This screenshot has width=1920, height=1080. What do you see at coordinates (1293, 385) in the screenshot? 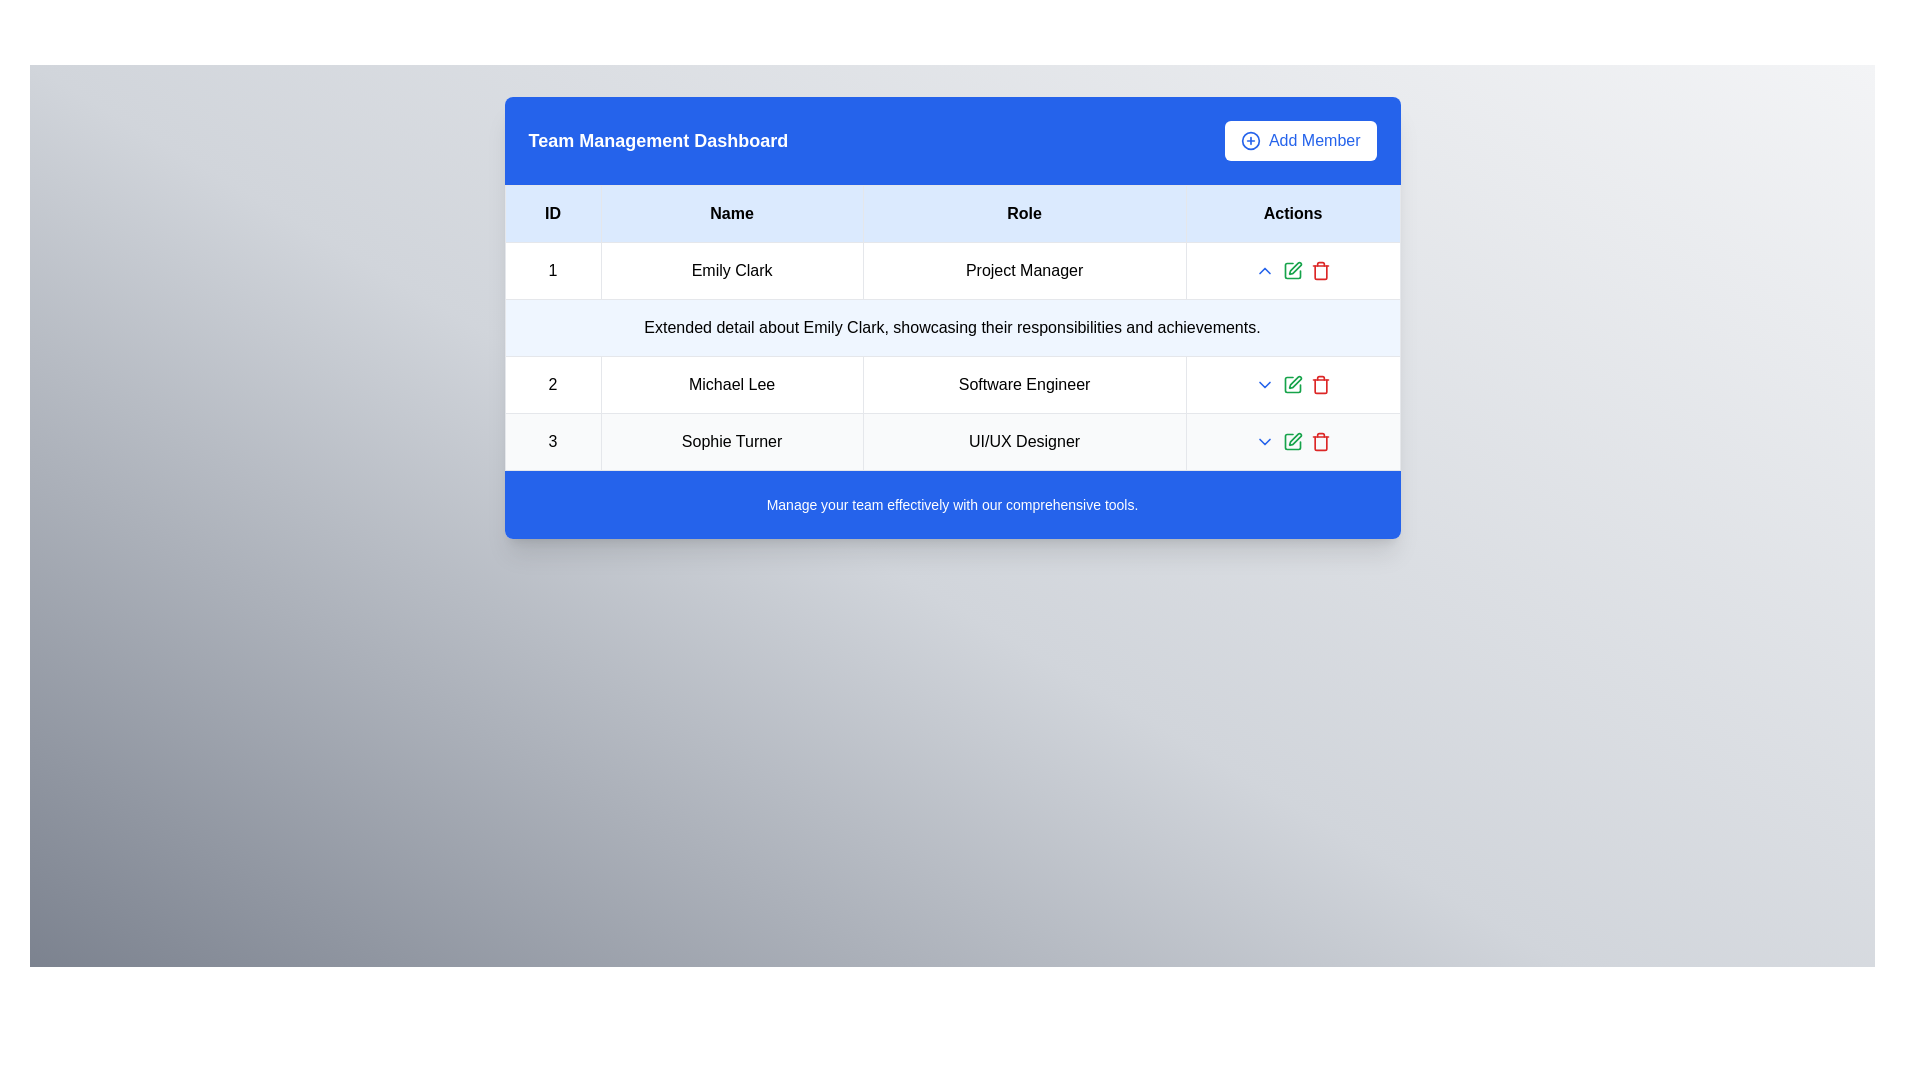
I see `the green pen icon button in the Actions column of the table's second row` at bounding box center [1293, 385].